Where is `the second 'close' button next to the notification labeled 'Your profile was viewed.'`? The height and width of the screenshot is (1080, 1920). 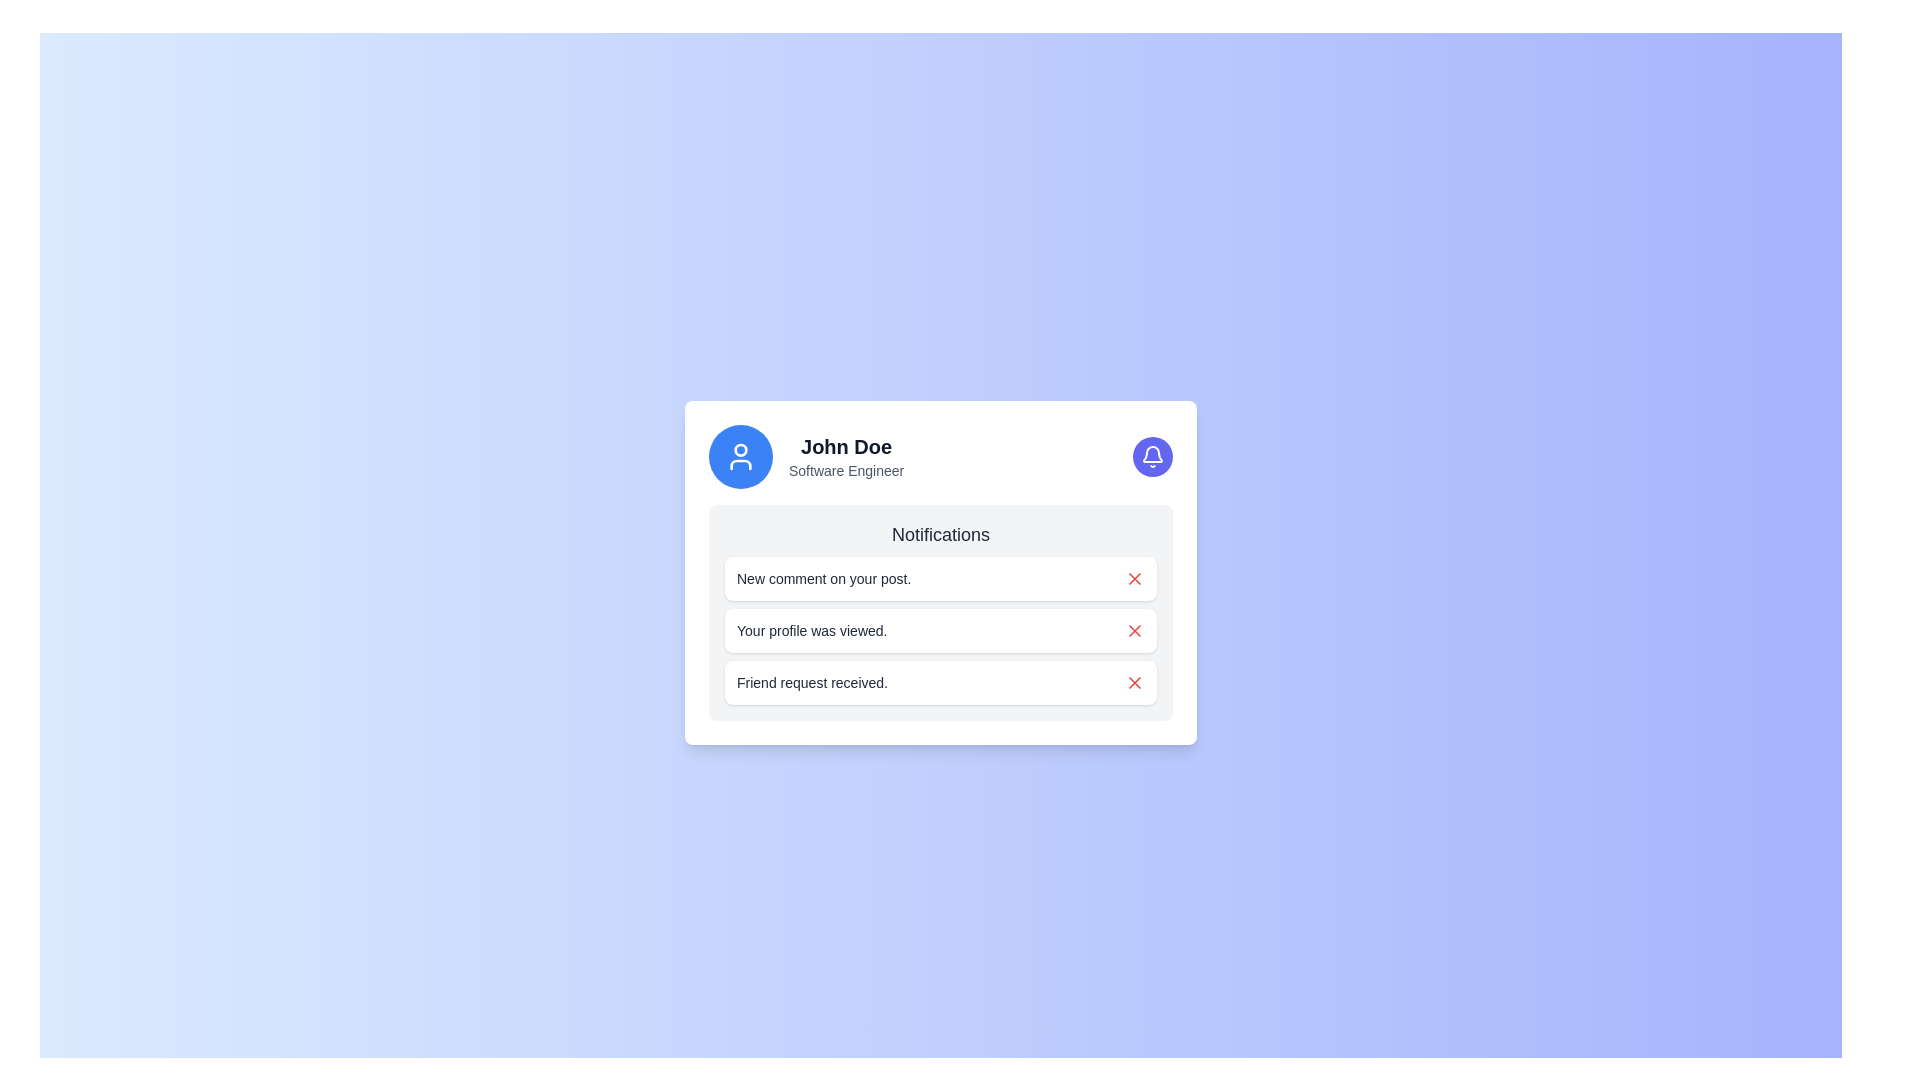
the second 'close' button next to the notification labeled 'Your profile was viewed.' is located at coordinates (1134, 631).